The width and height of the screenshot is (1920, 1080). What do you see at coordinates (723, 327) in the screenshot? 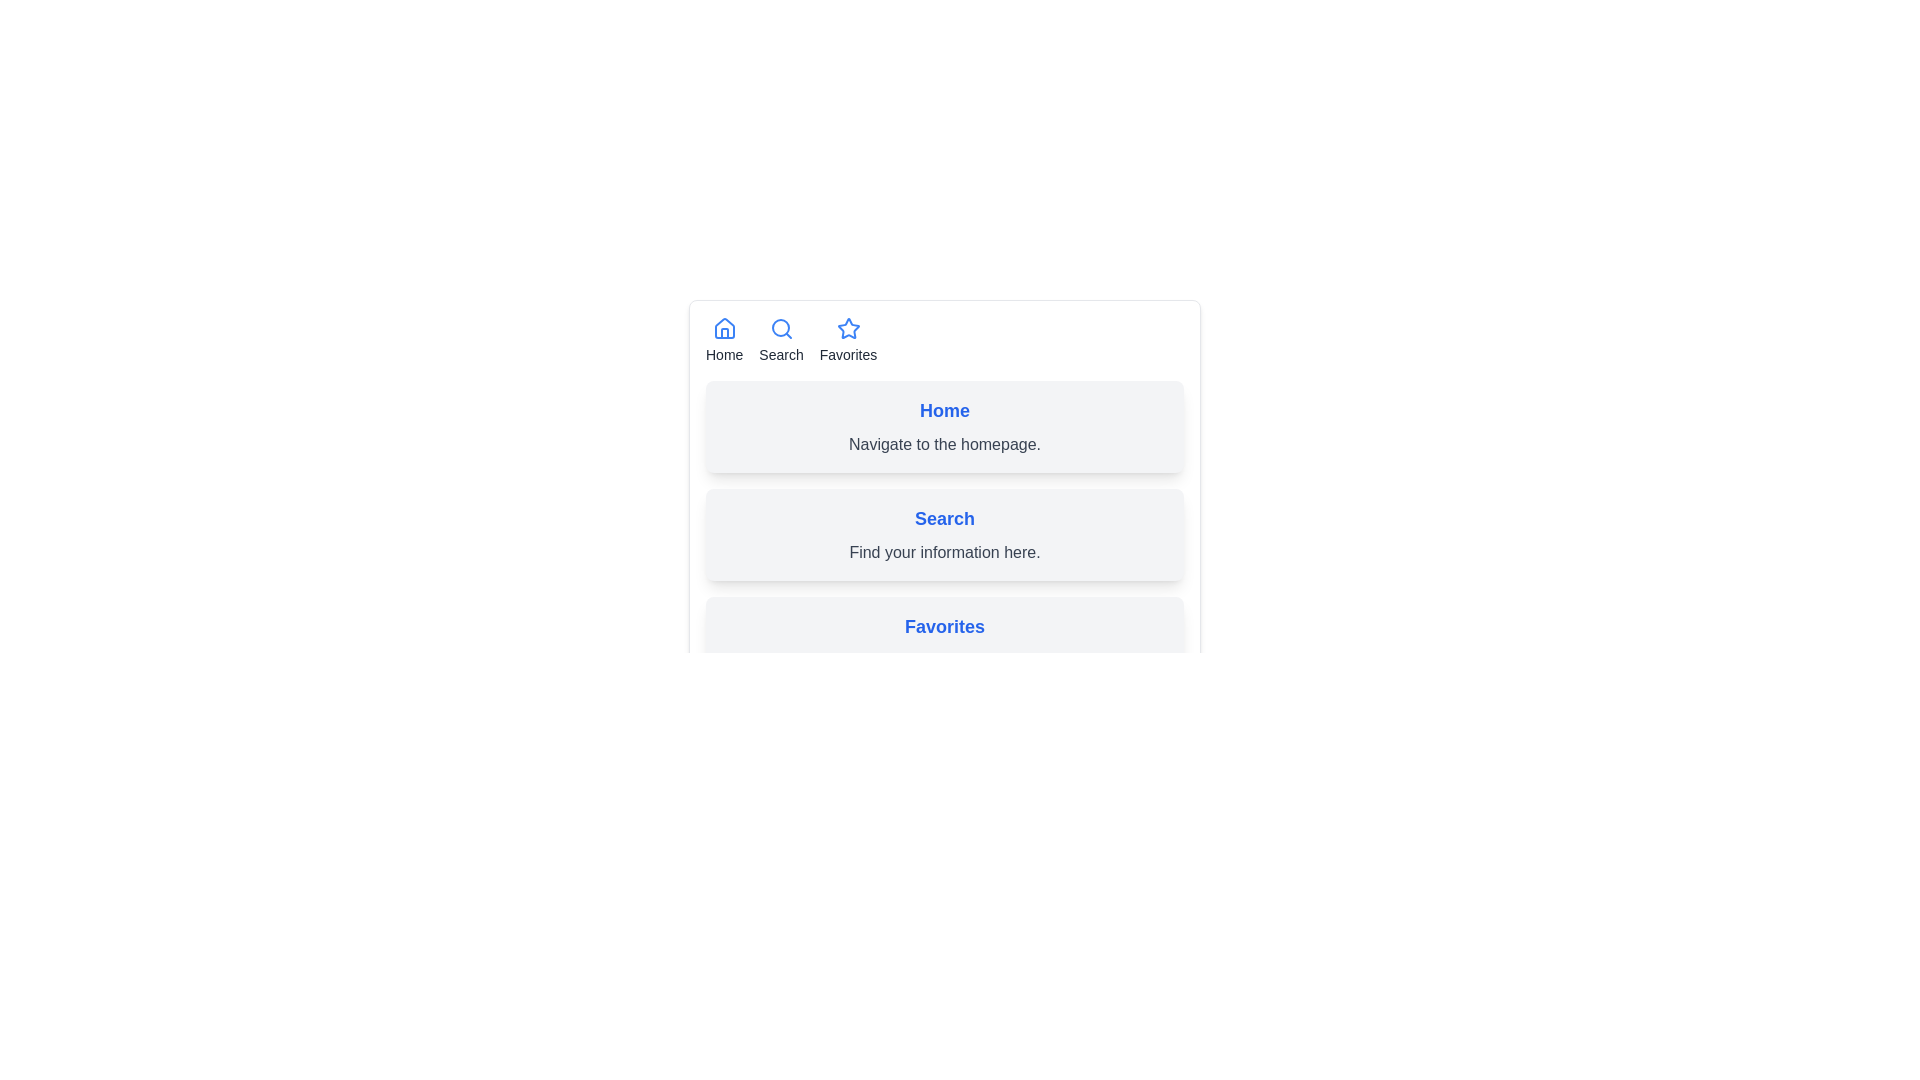
I see `the home navigation icon located in the top horizontal toolbar, which is the first item from the left and is associated with the 'Home' label below it` at bounding box center [723, 327].